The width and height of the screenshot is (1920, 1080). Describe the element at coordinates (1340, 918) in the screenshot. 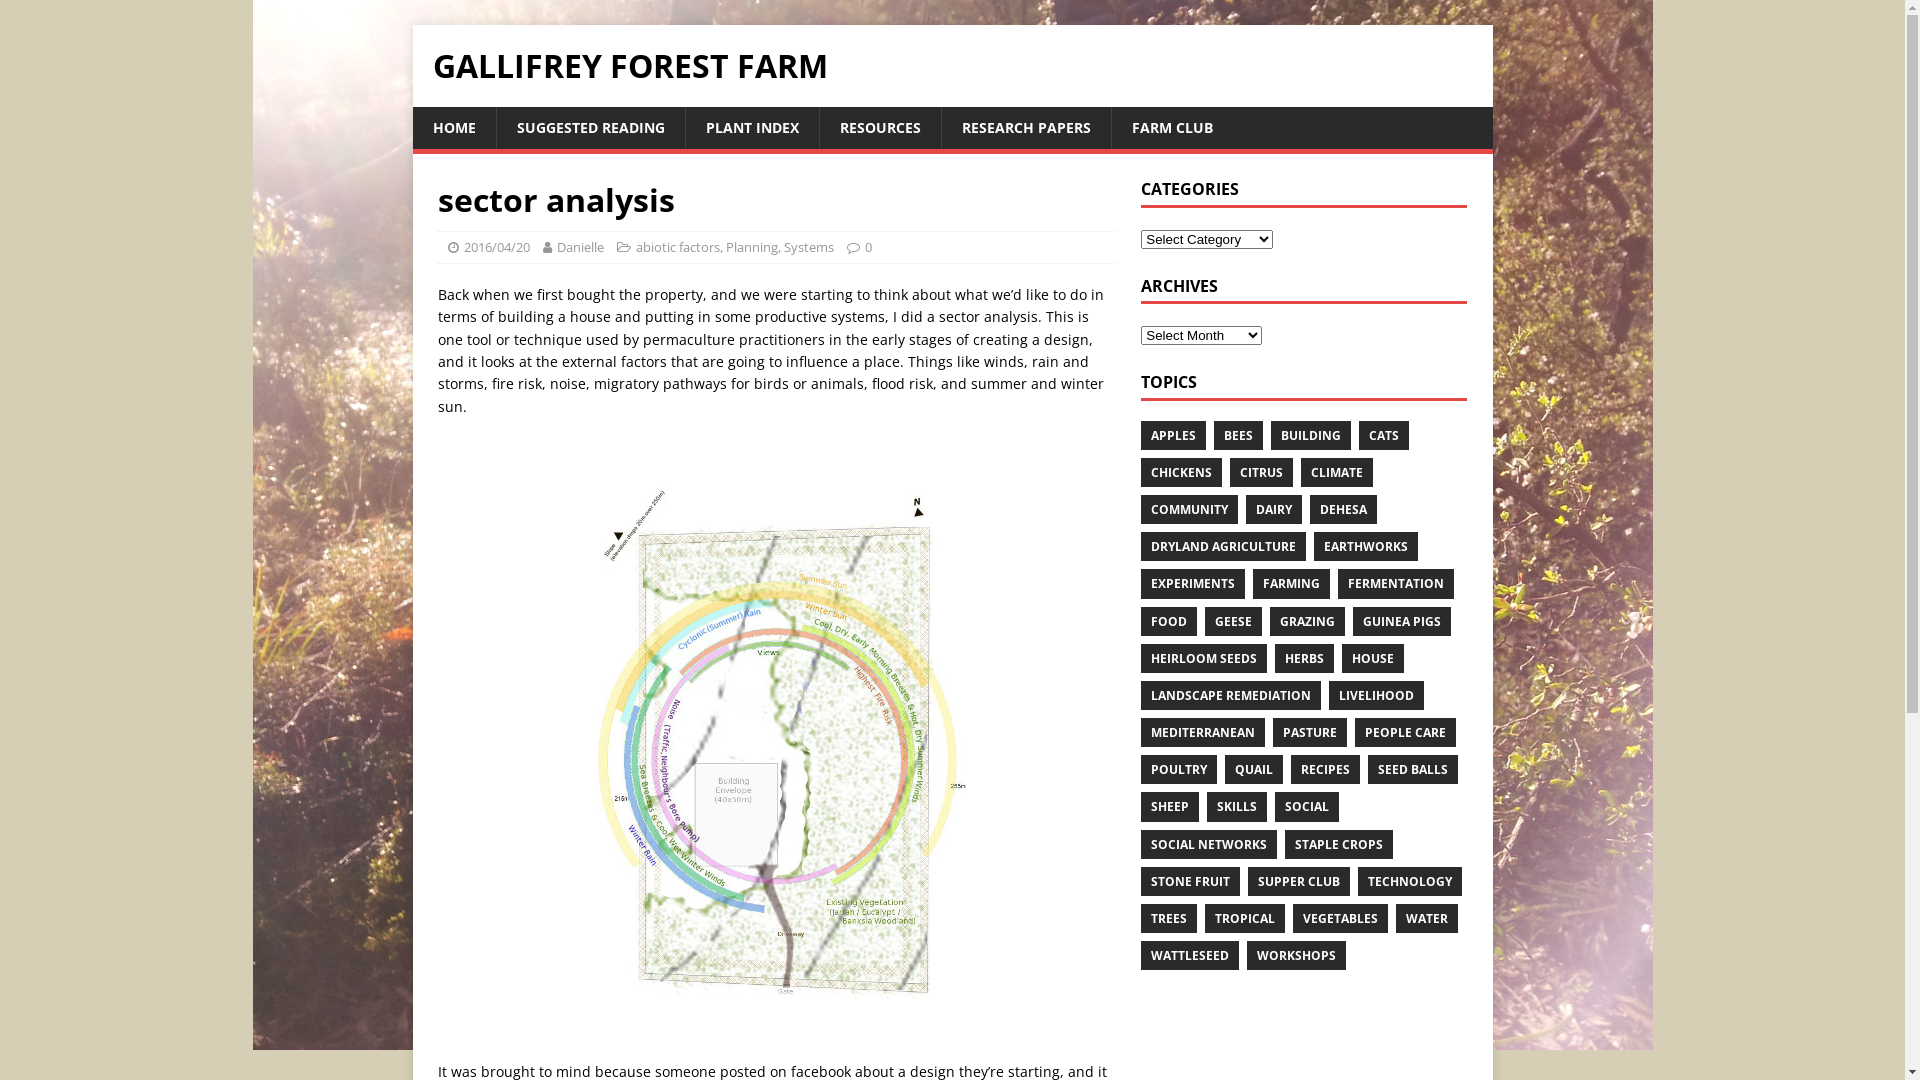

I see `'VEGETABLES'` at that location.